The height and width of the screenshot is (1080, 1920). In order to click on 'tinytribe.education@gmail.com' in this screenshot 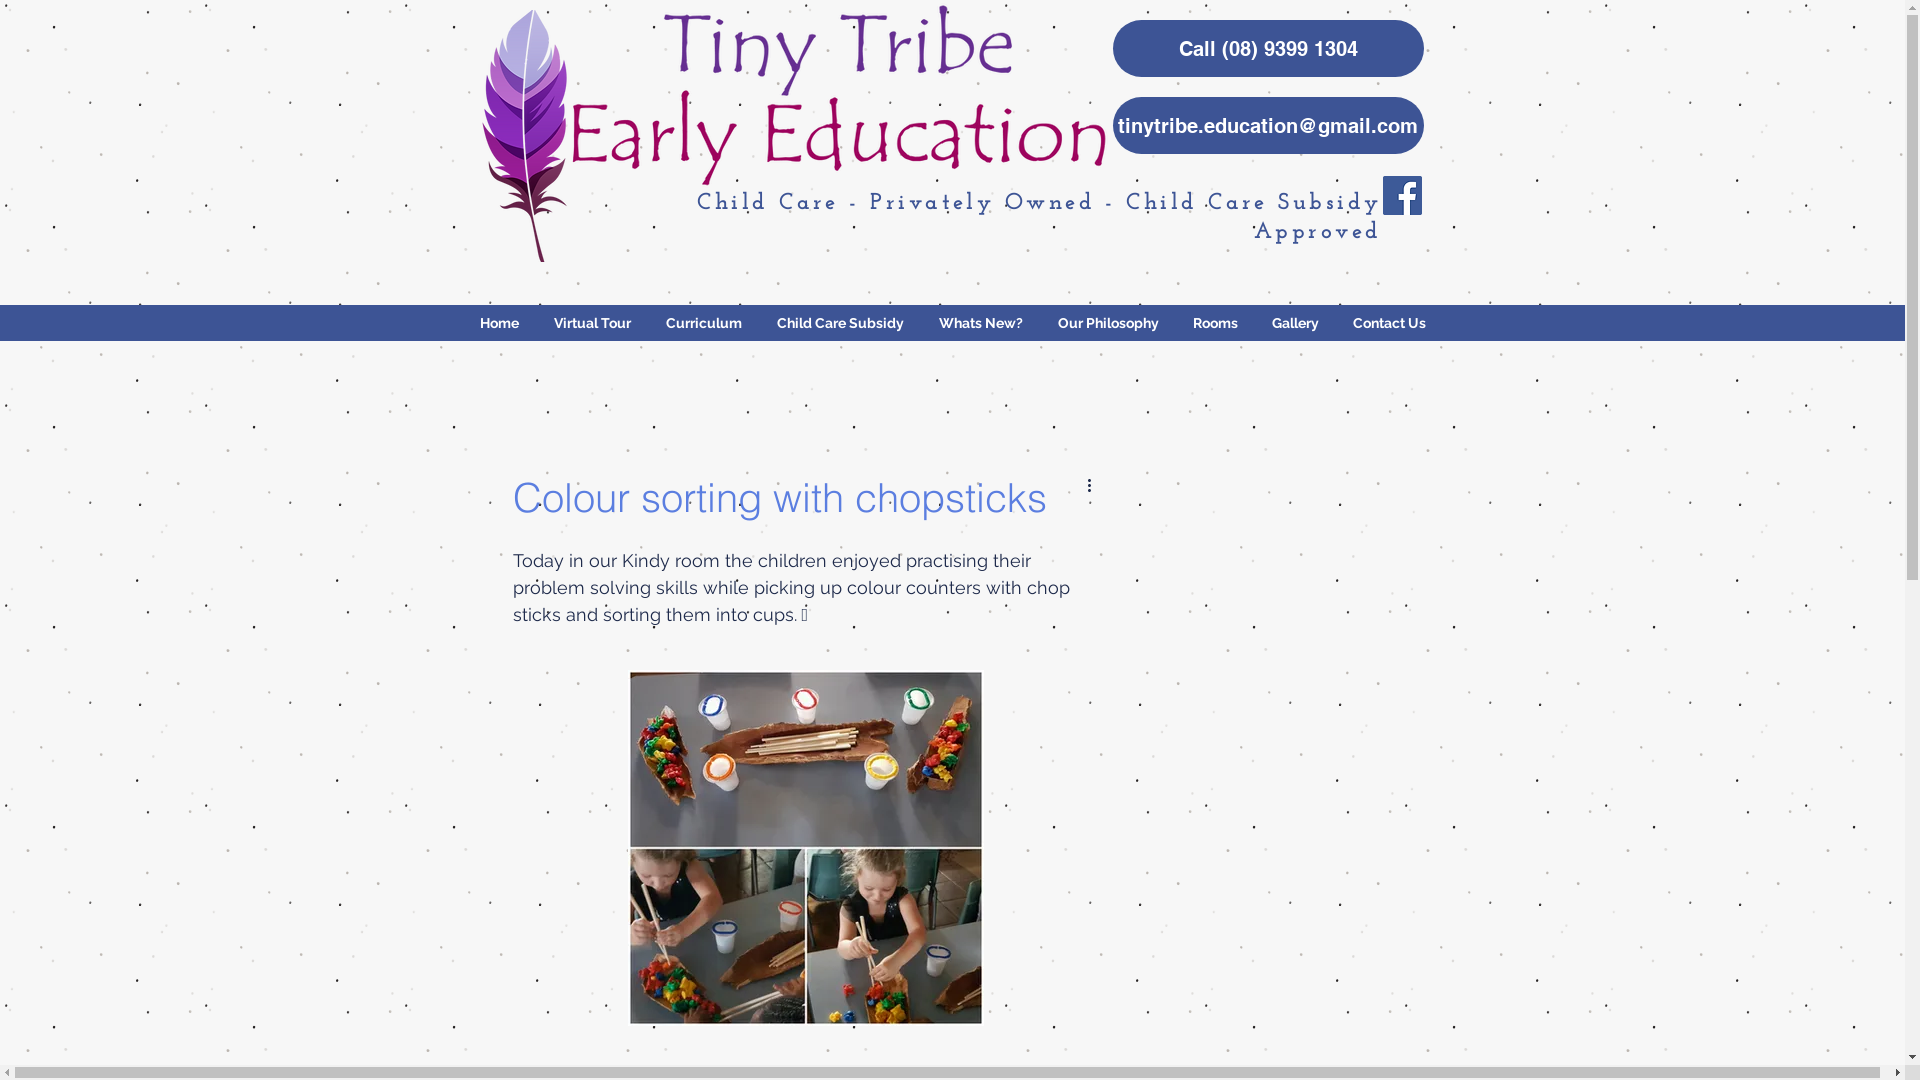, I will do `click(1266, 125)`.